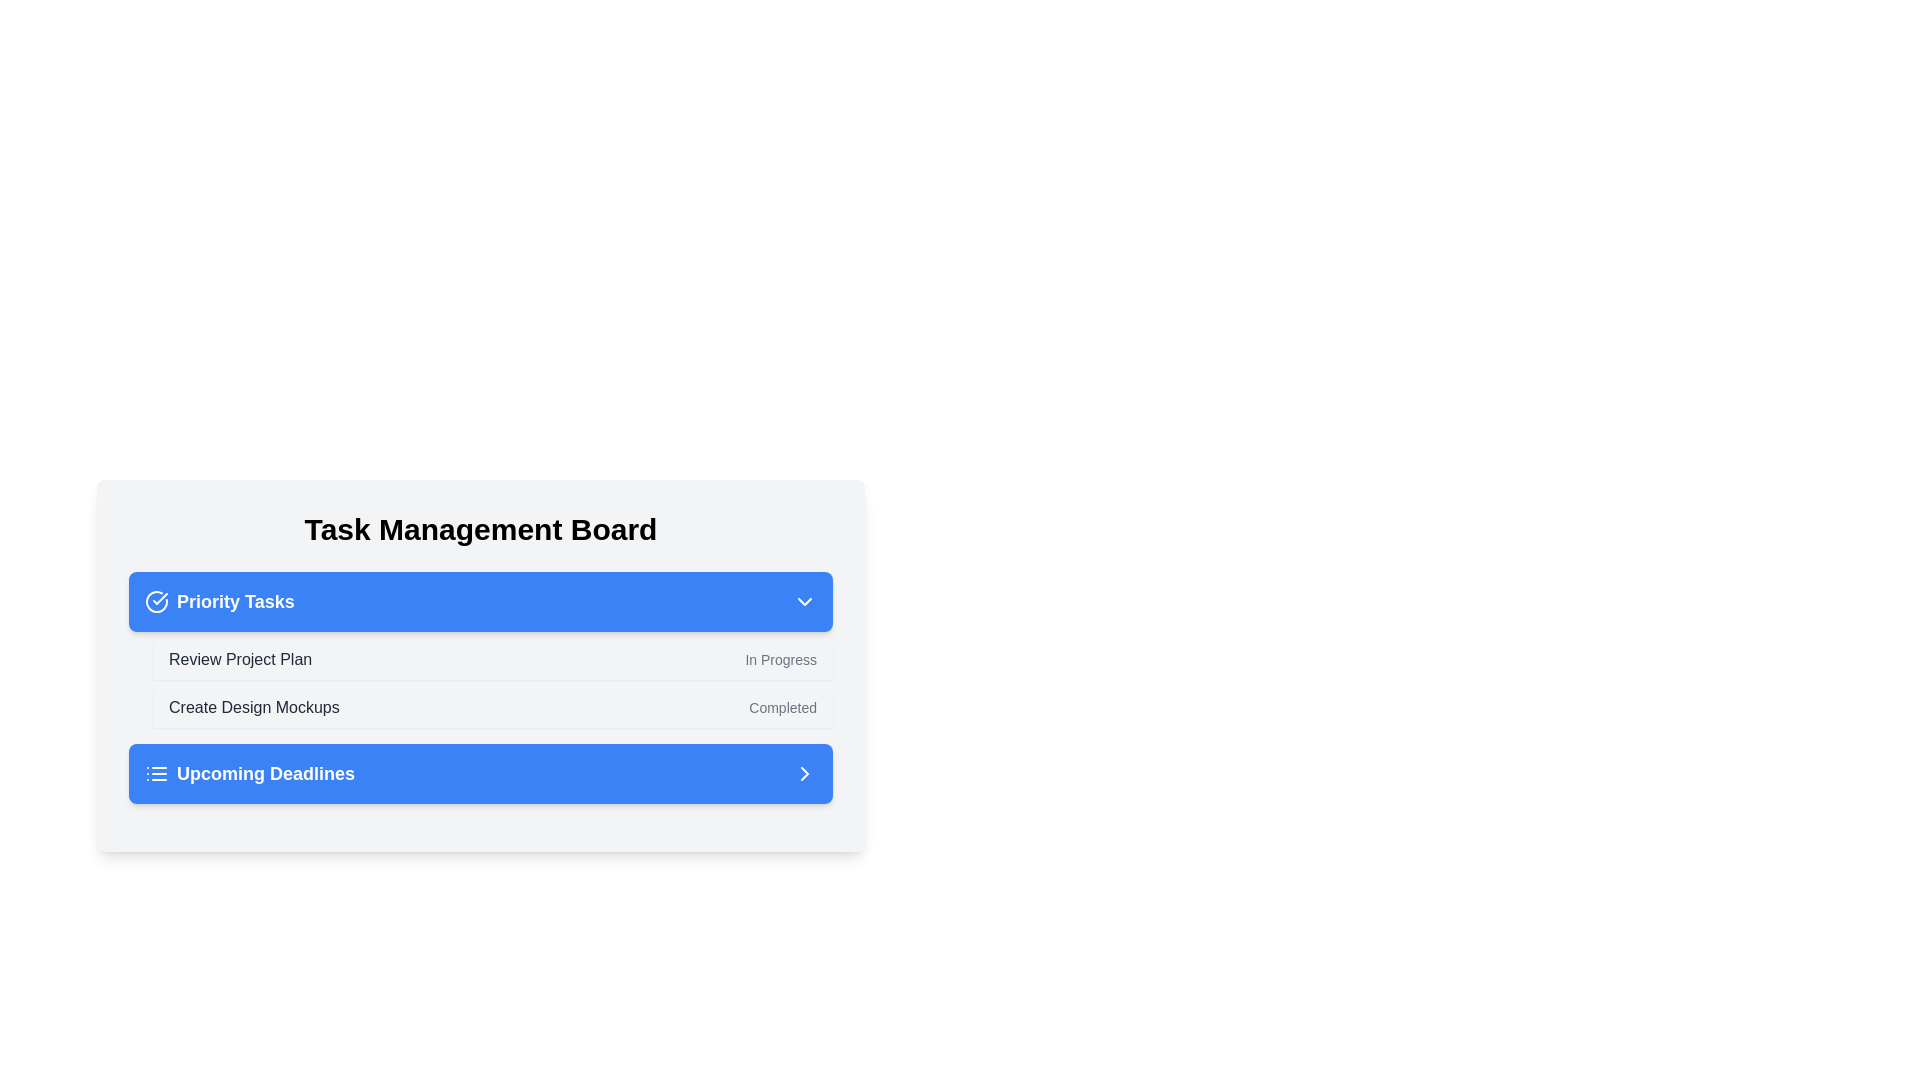  I want to click on the arrow icon on the far right side of the 'Upcoming Deadlines' blue bar in the 'Task Management Board' interface, so click(805, 773).